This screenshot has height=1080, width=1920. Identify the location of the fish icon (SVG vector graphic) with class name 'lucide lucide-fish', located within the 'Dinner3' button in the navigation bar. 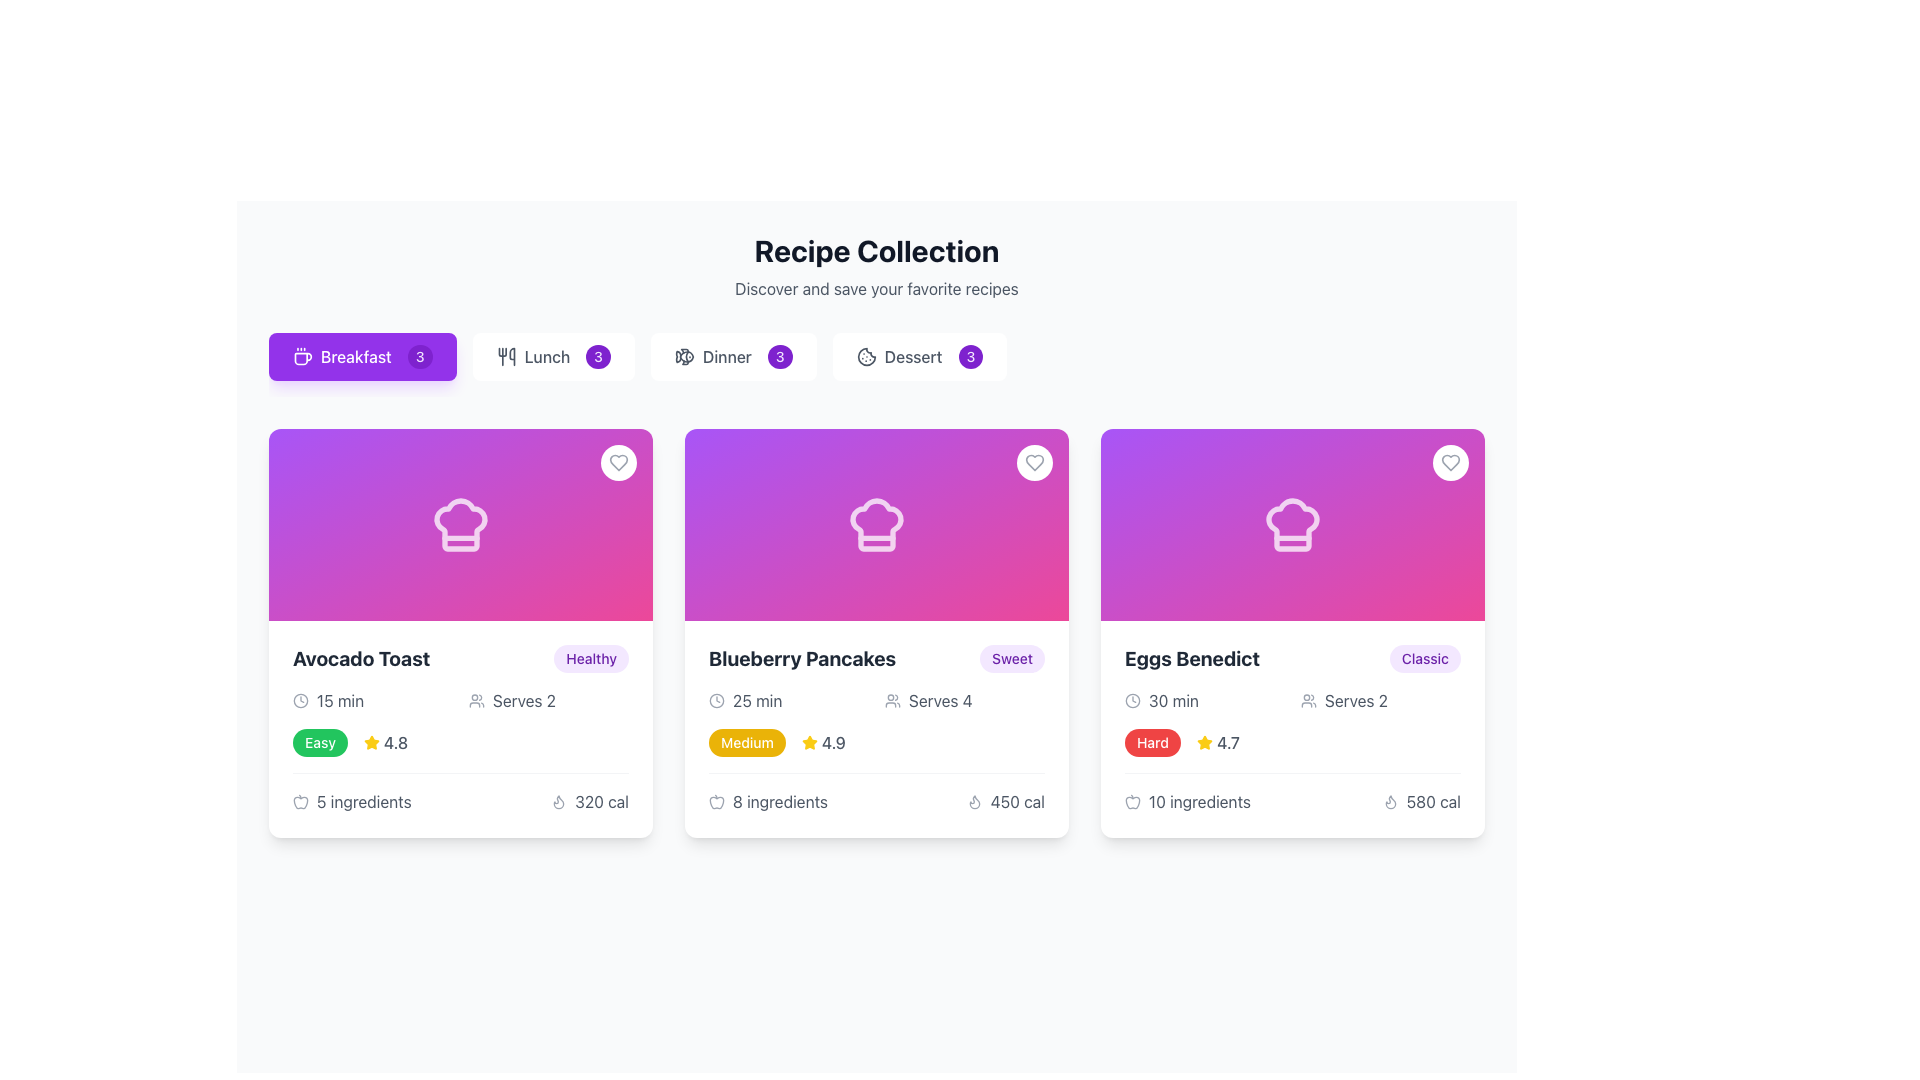
(685, 356).